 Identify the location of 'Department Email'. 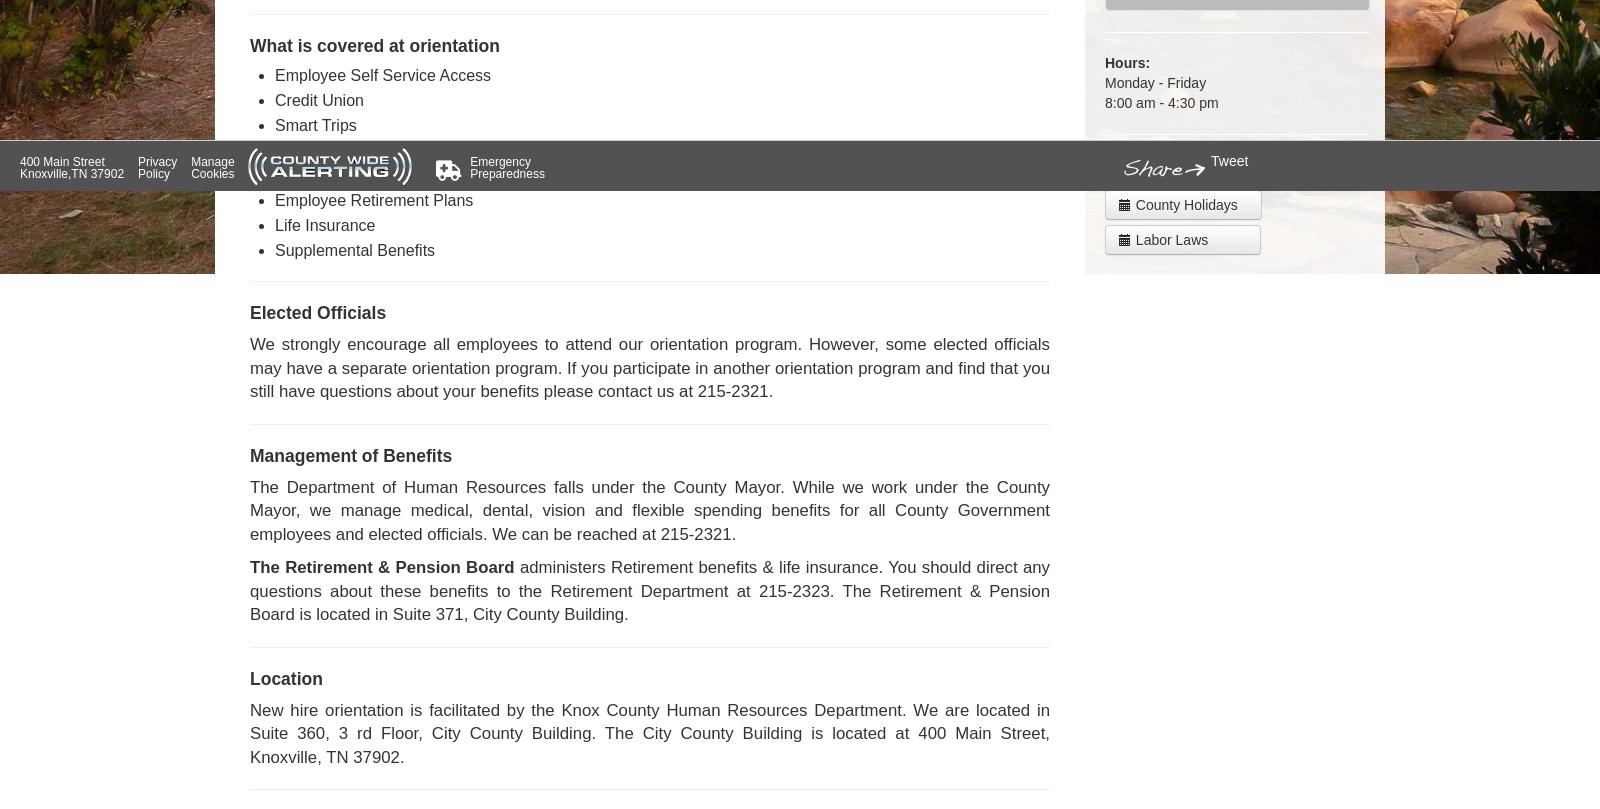
(1188, 168).